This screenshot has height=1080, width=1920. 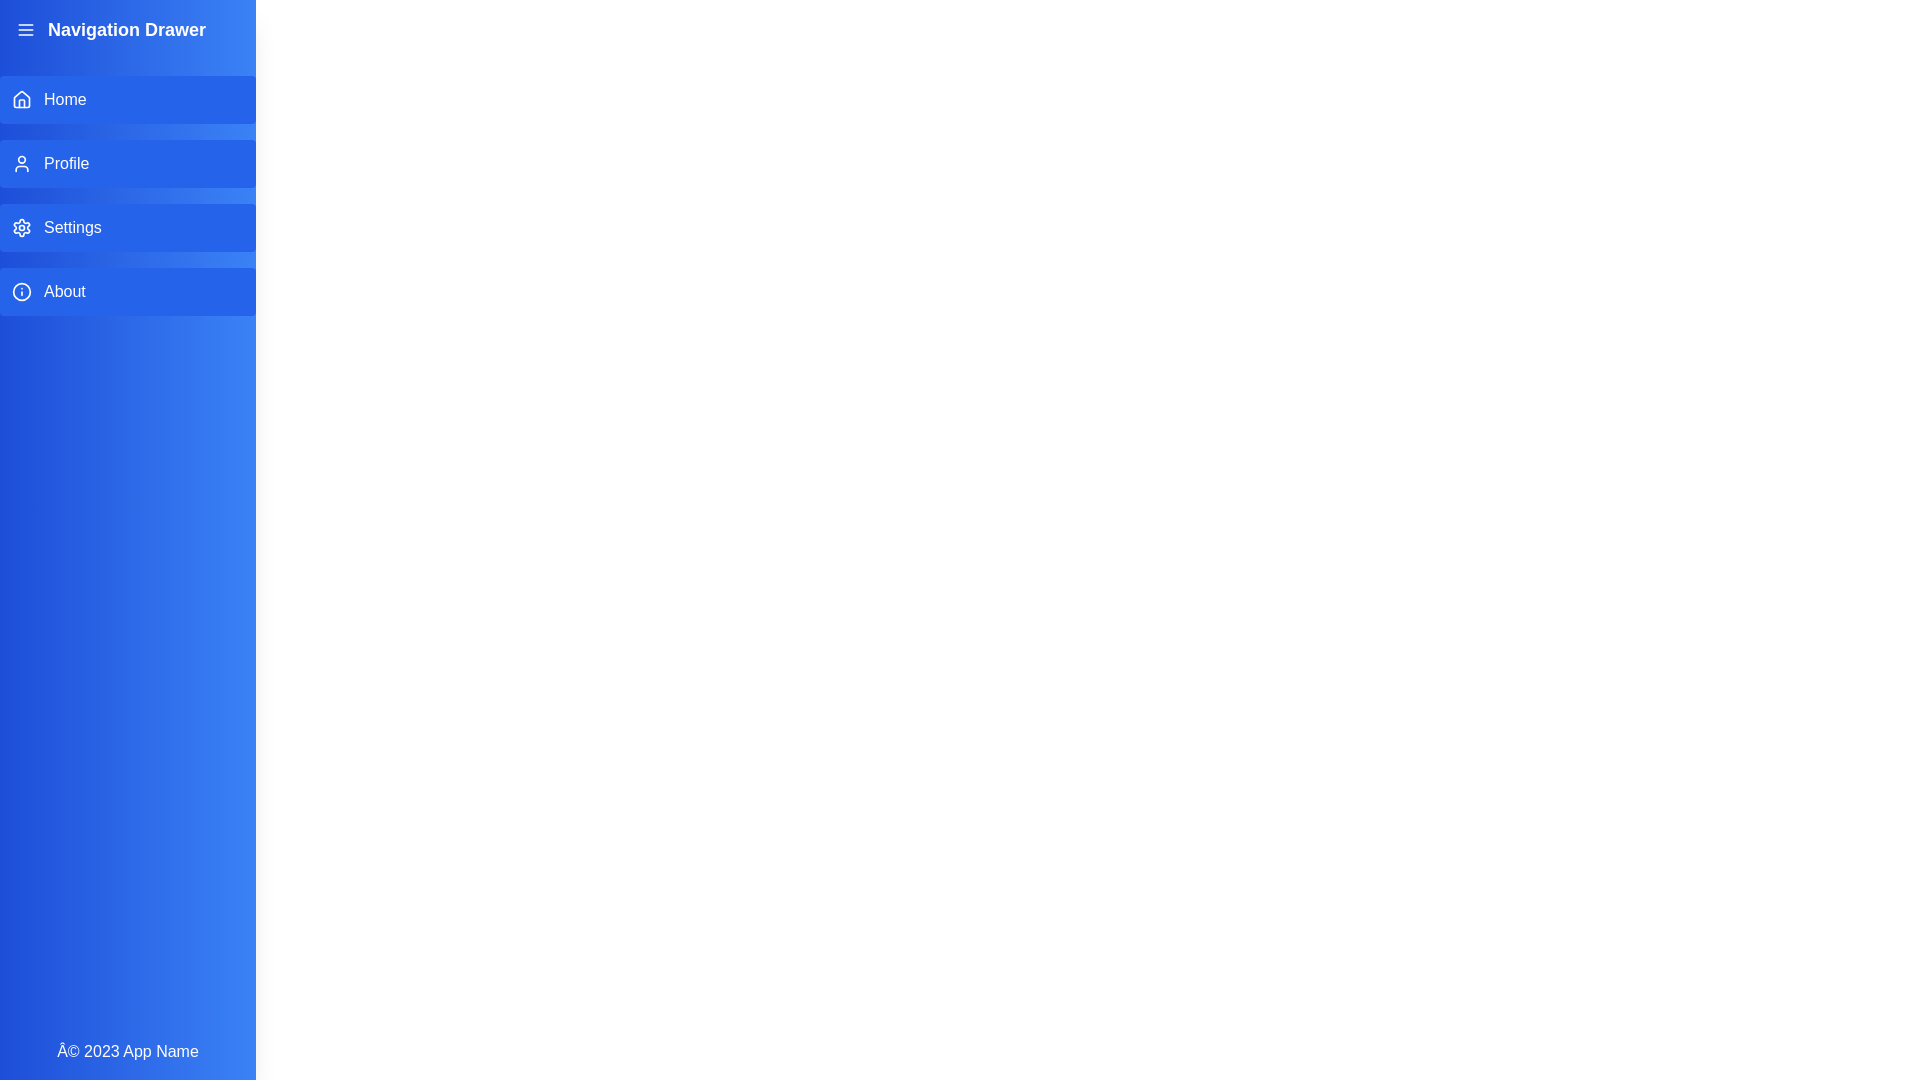 I want to click on the gear-like graphical icon located in the 'Settings' menu option within the vertical navigation drawer on the left side of the interface, so click(x=22, y=226).